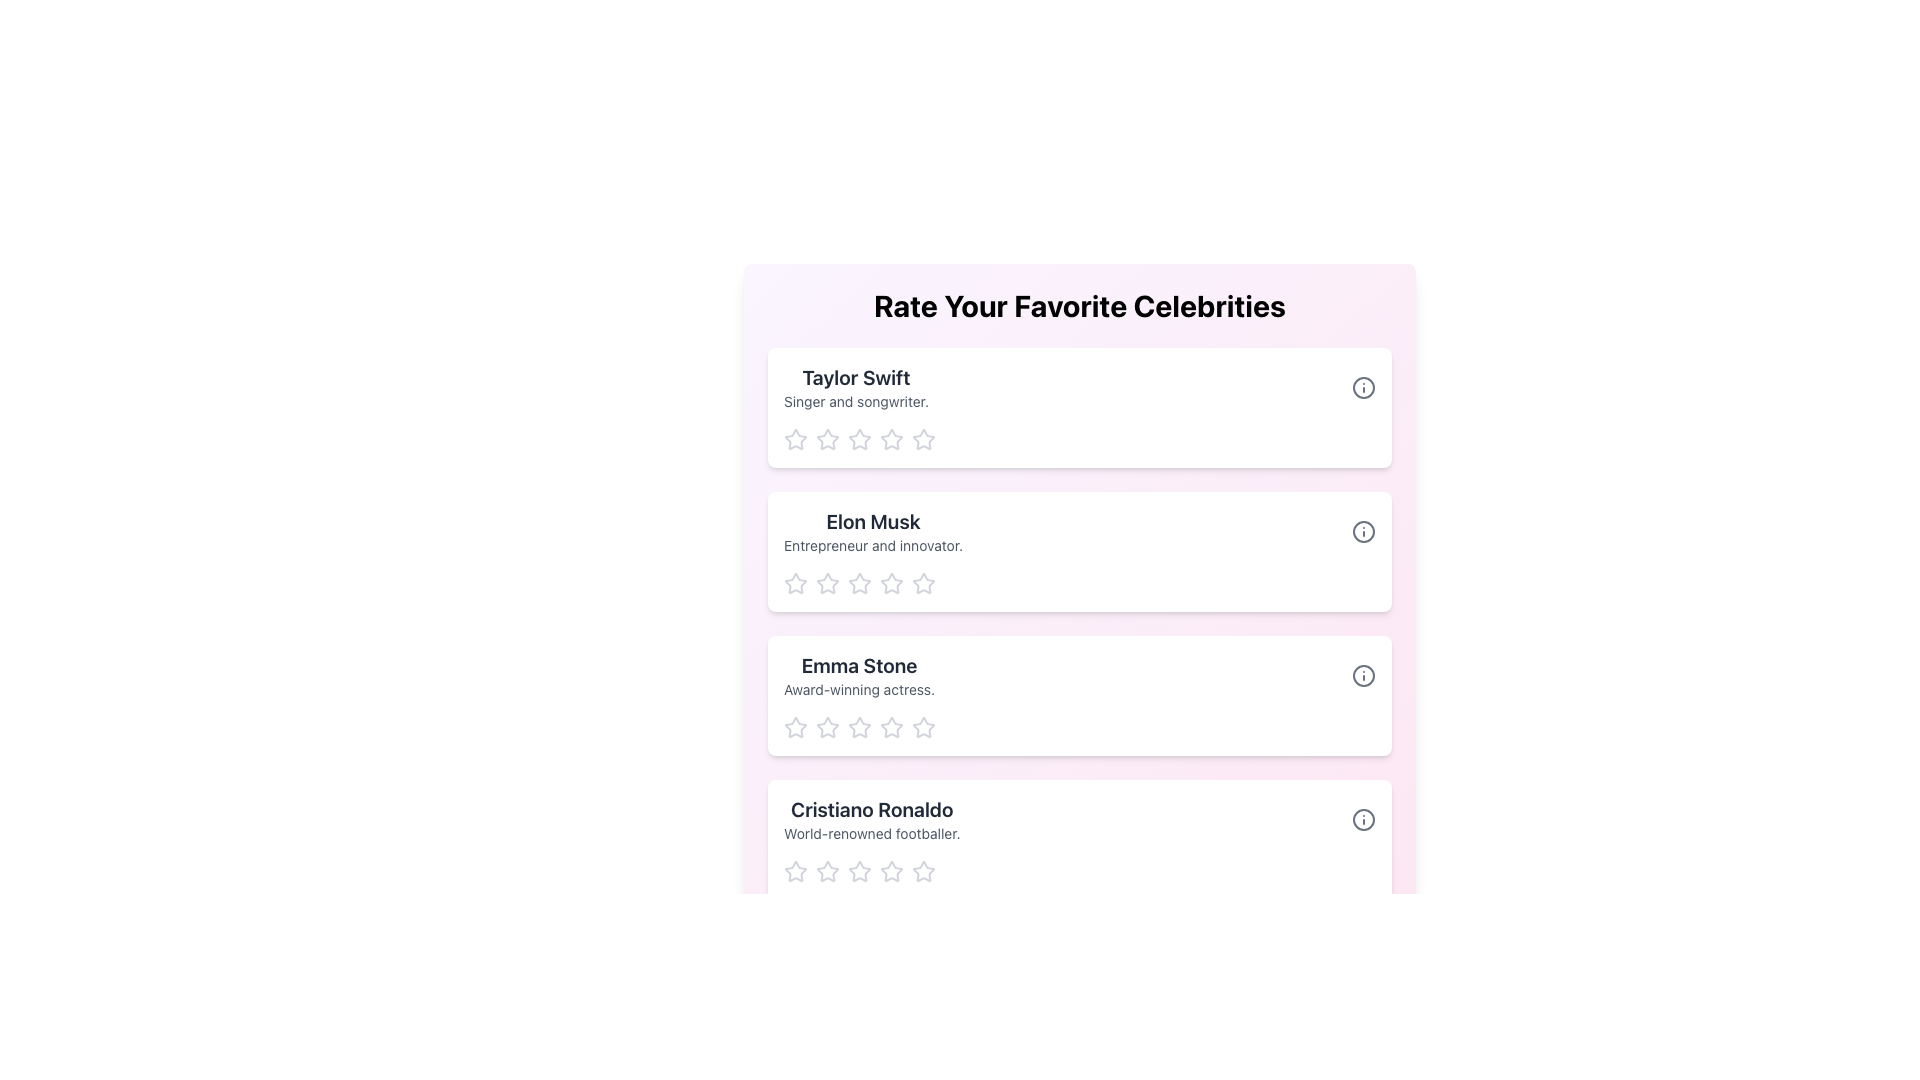 The image size is (1920, 1080). What do you see at coordinates (828, 870) in the screenshot?
I see `the first rating star icon located beneath the 'Cristiano Ronaldo' section` at bounding box center [828, 870].